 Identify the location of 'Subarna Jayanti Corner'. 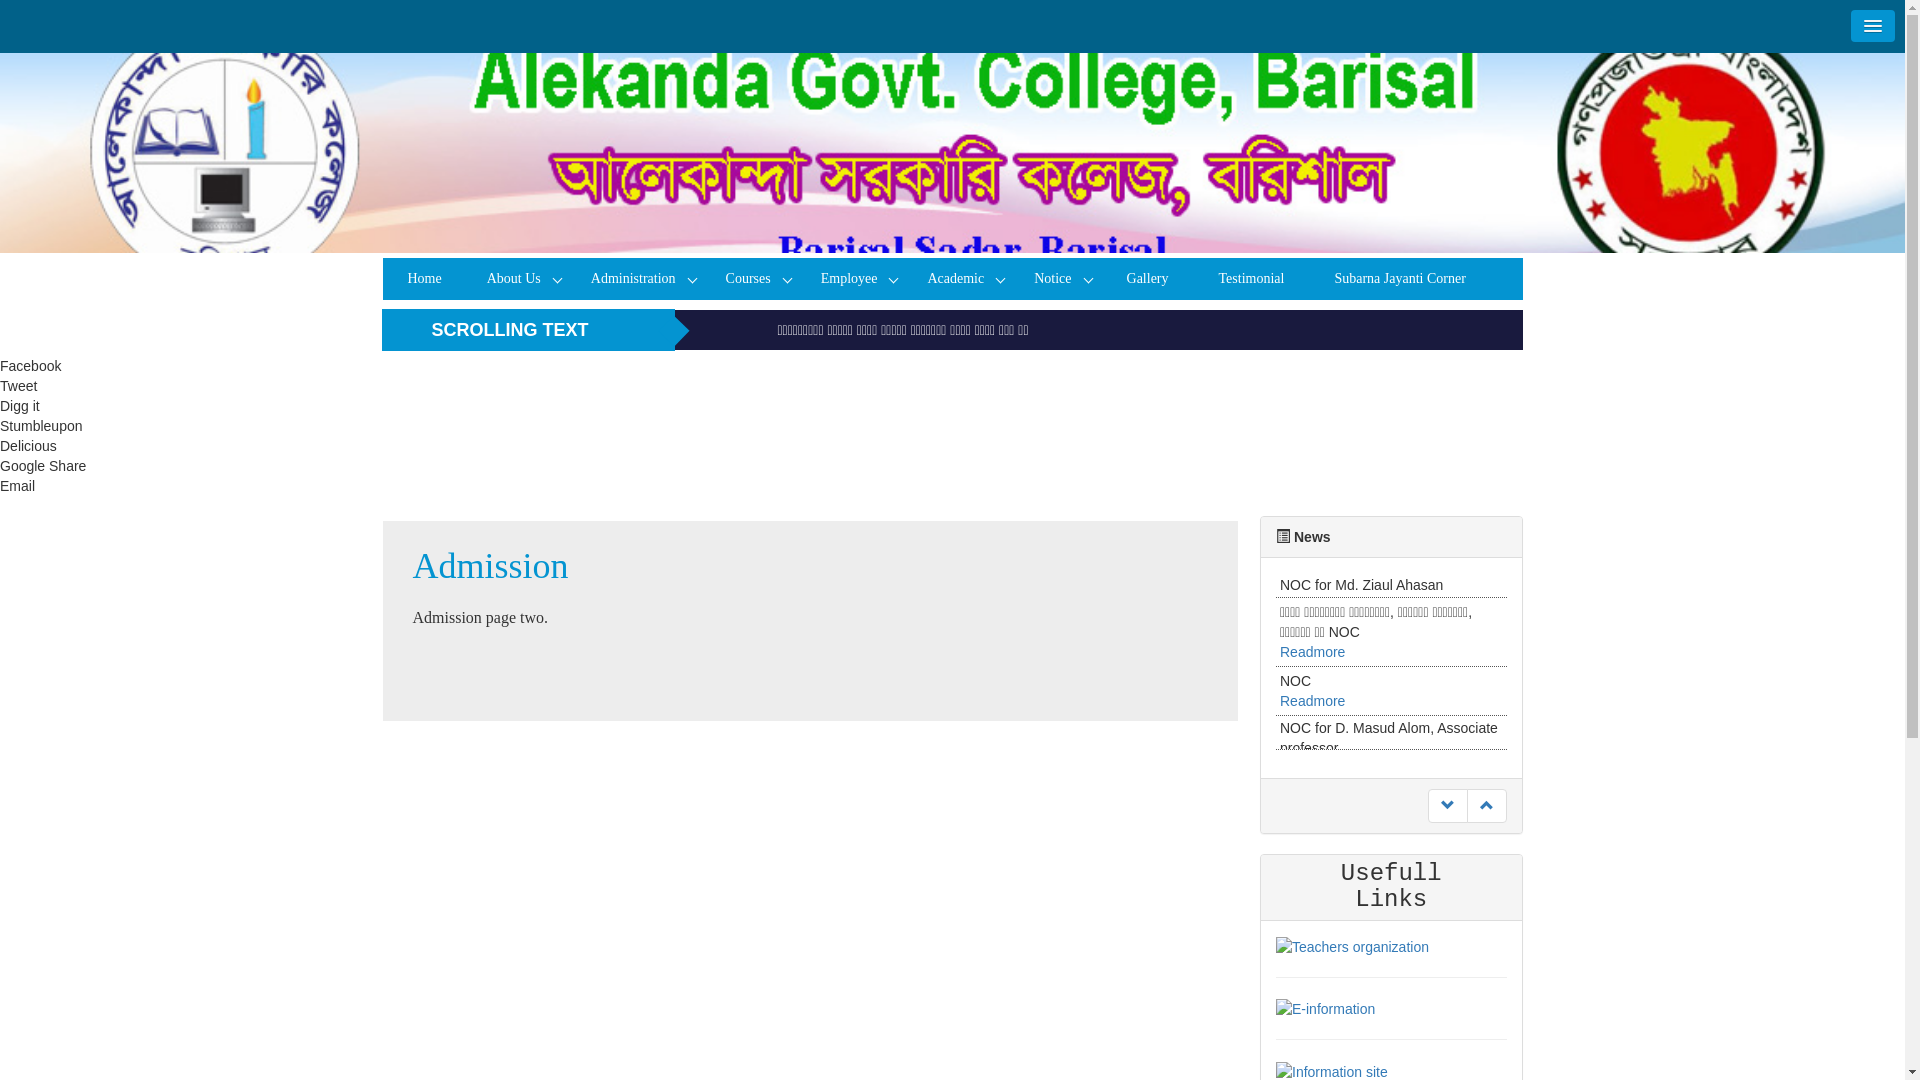
(1398, 278).